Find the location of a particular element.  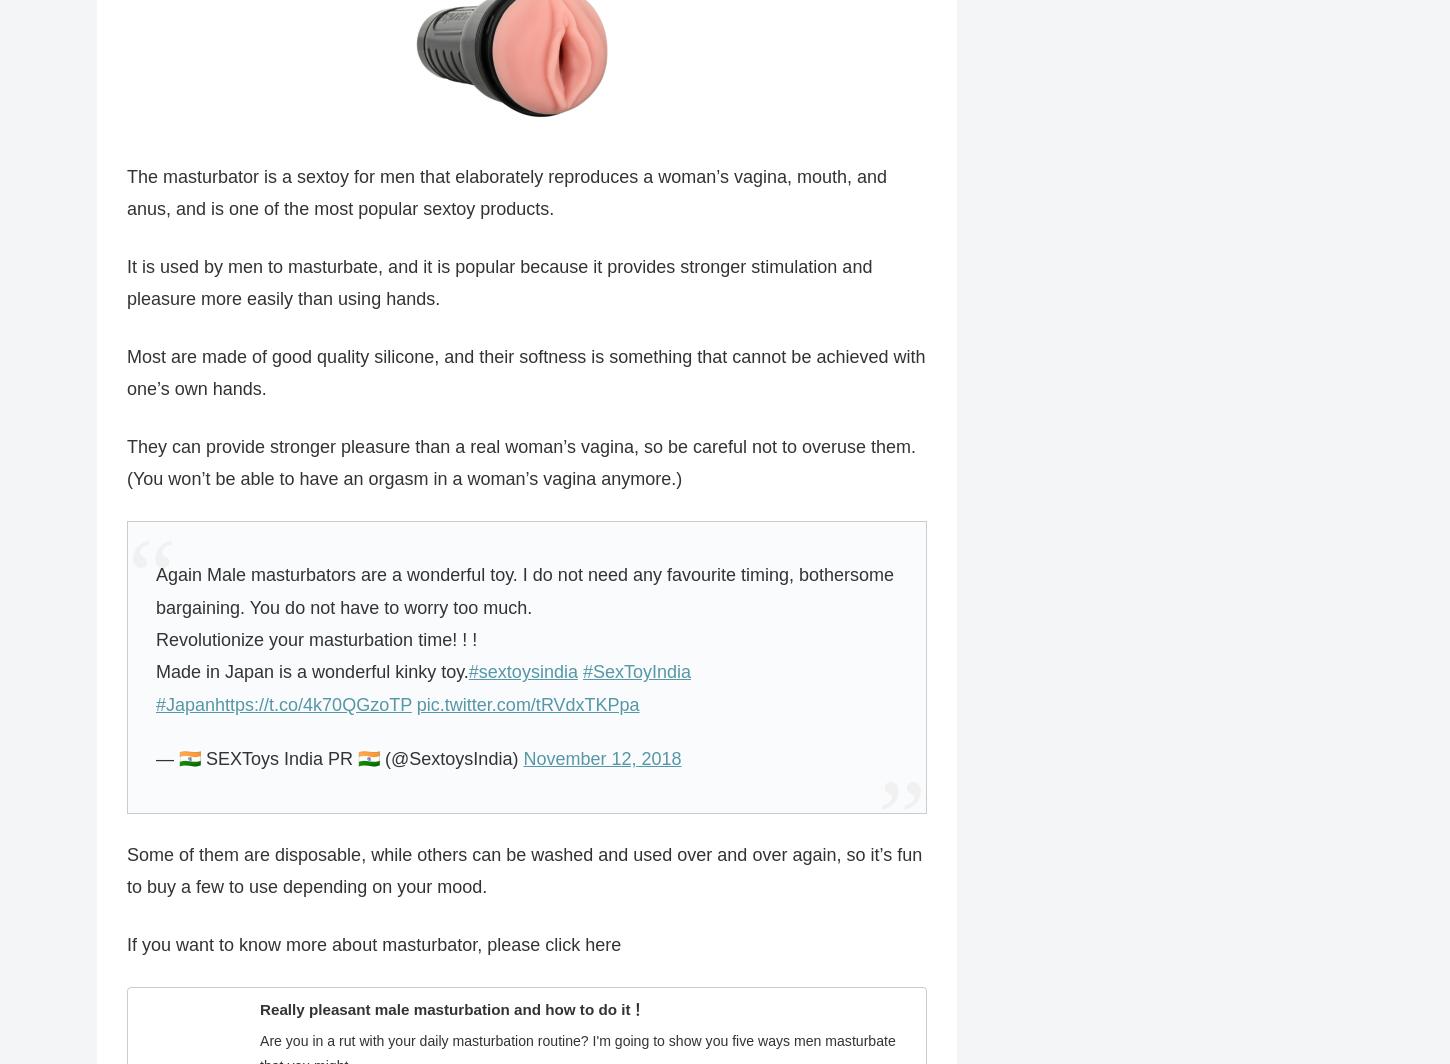

'Most are made of good quality silicone, and their softness is something that cannot be achieved with one’s own hands.' is located at coordinates (526, 373).